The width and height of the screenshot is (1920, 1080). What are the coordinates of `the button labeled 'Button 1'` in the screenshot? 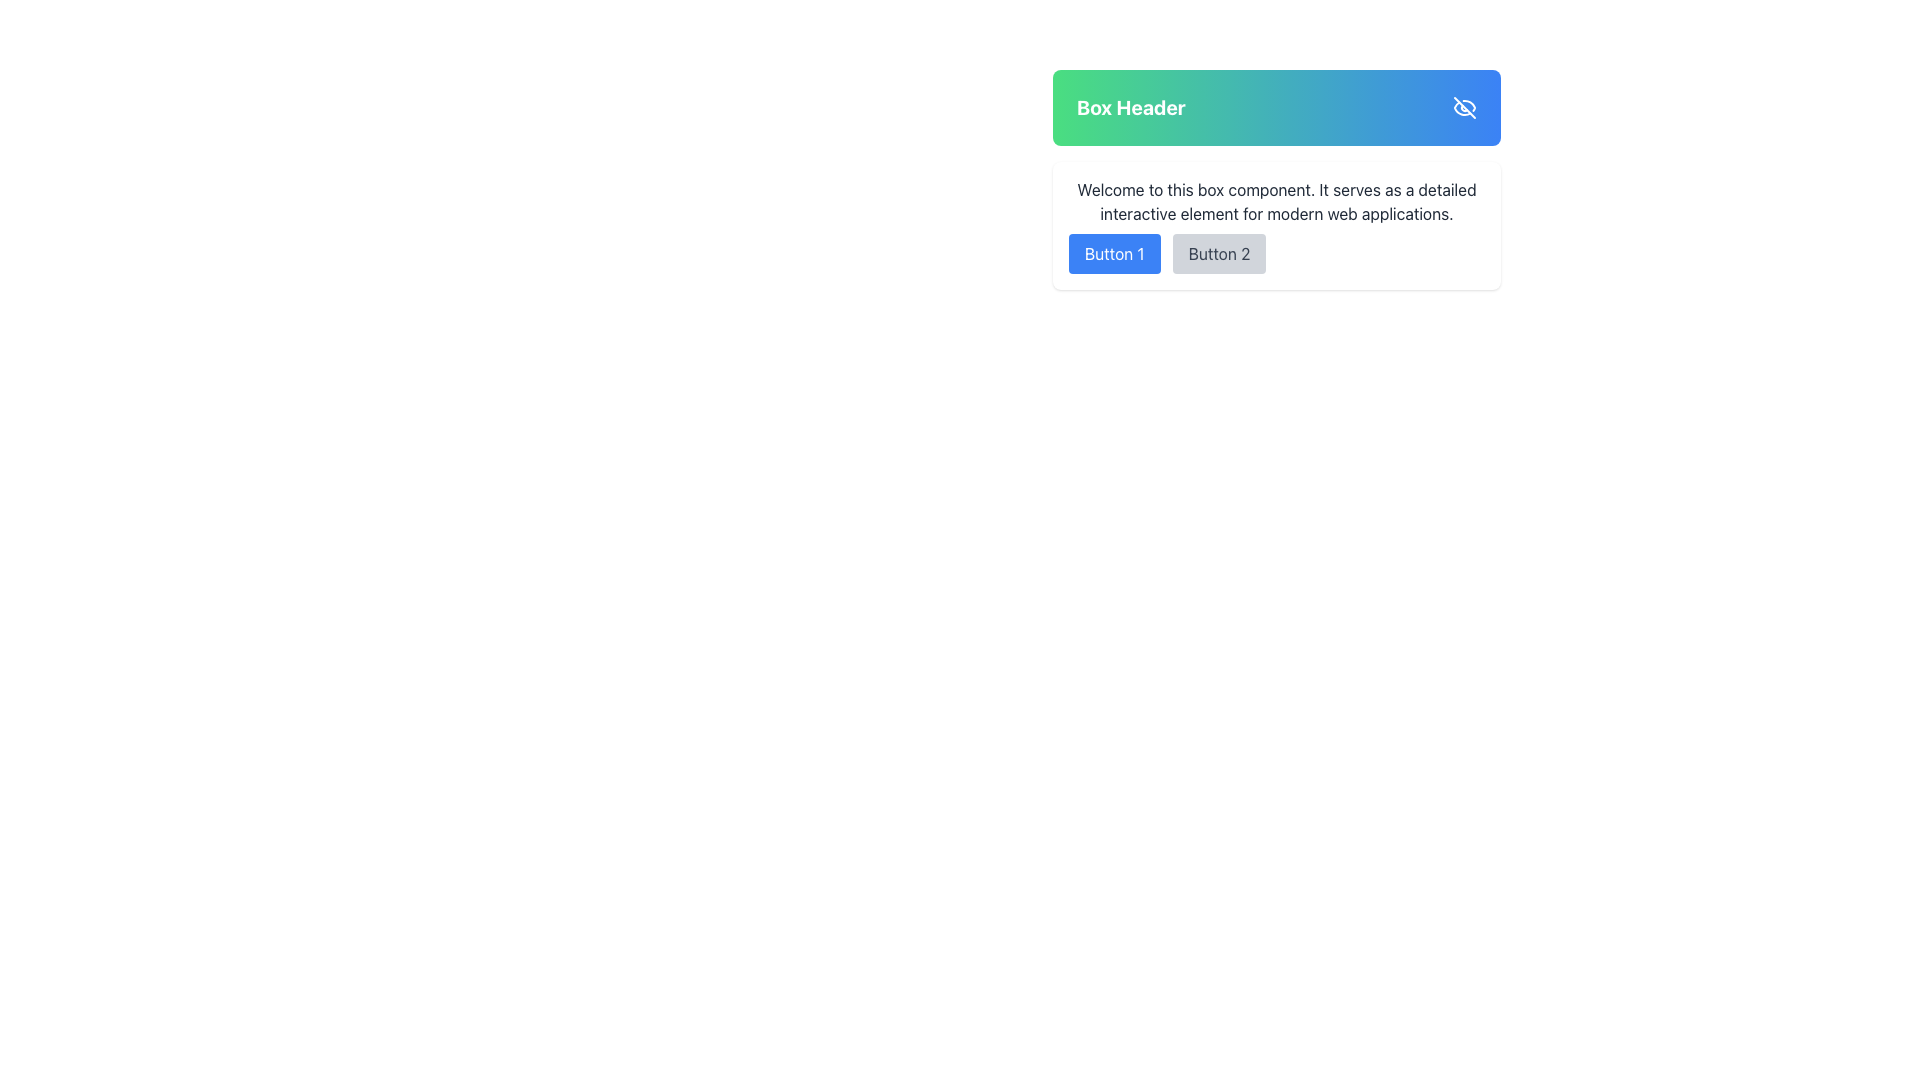 It's located at (1113, 253).